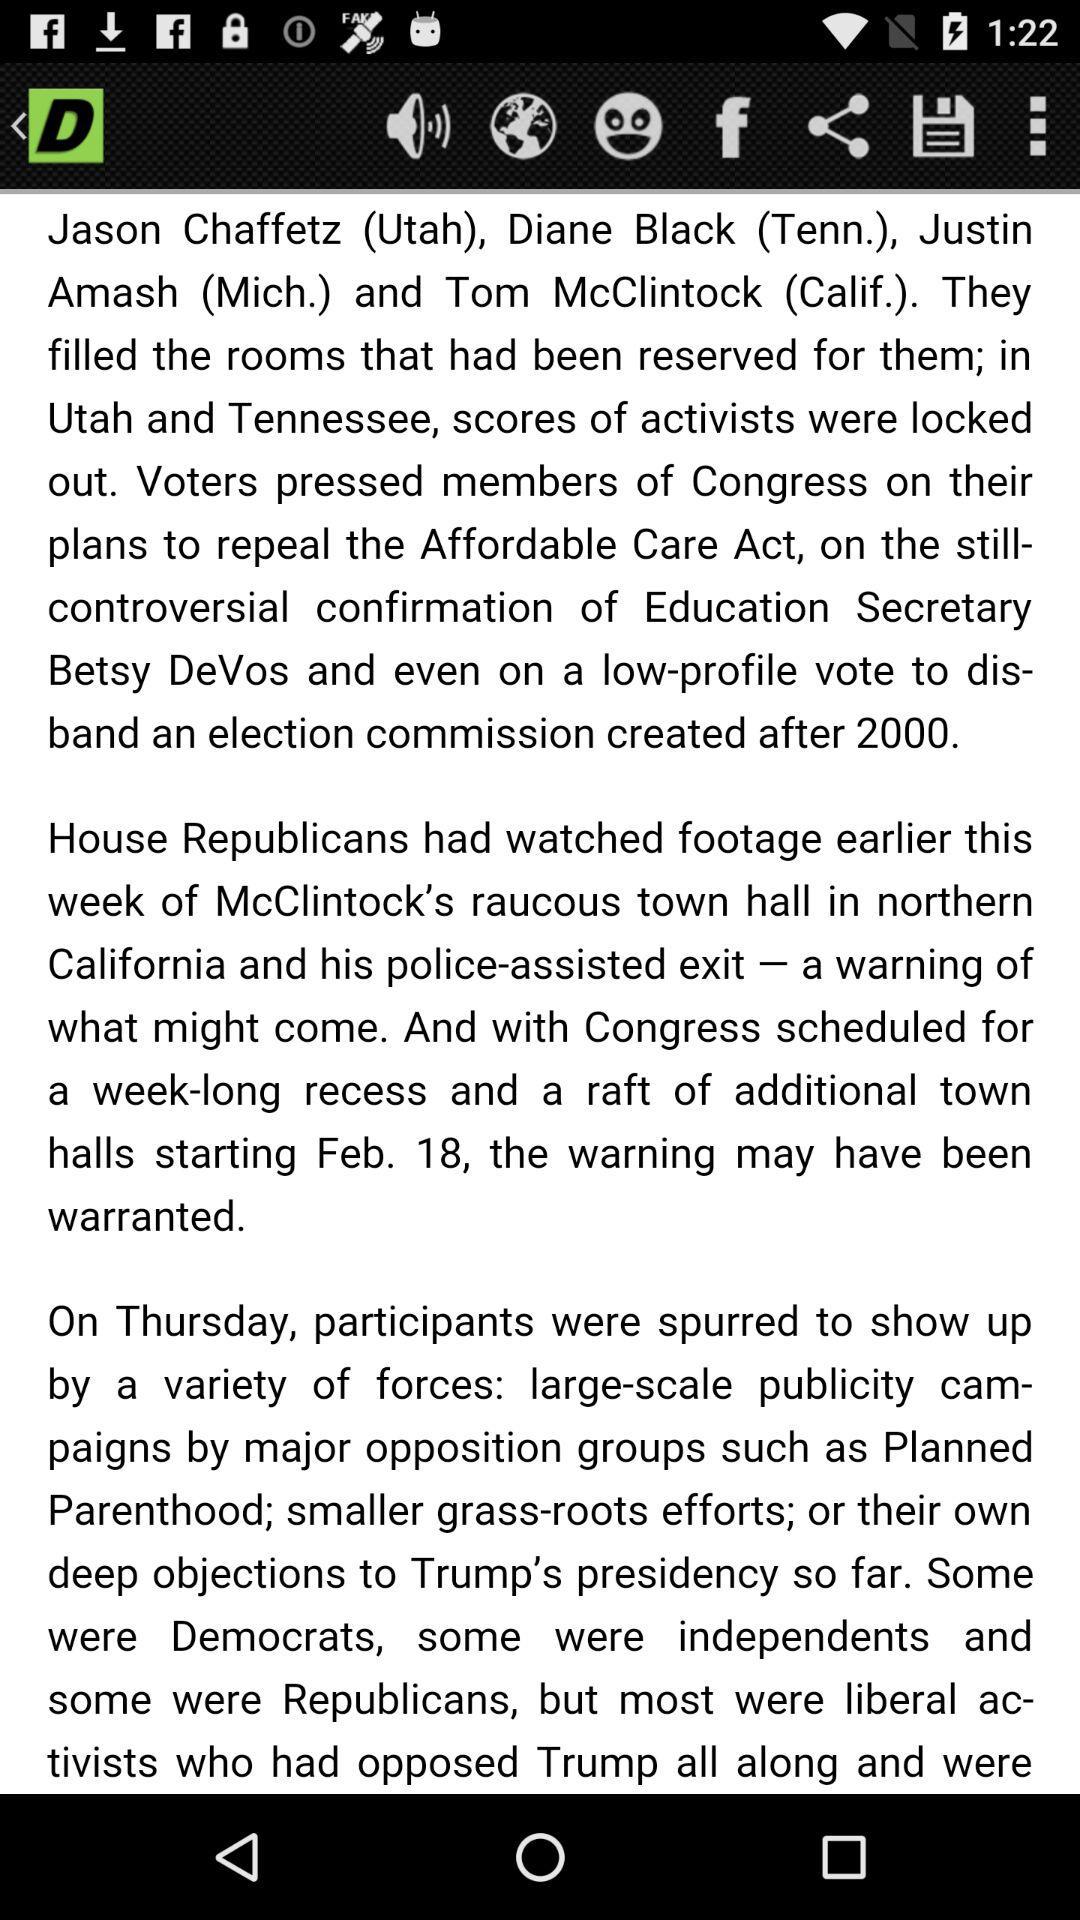 Image resolution: width=1080 pixels, height=1920 pixels. Describe the element at coordinates (943, 133) in the screenshot. I see `the save icon` at that location.